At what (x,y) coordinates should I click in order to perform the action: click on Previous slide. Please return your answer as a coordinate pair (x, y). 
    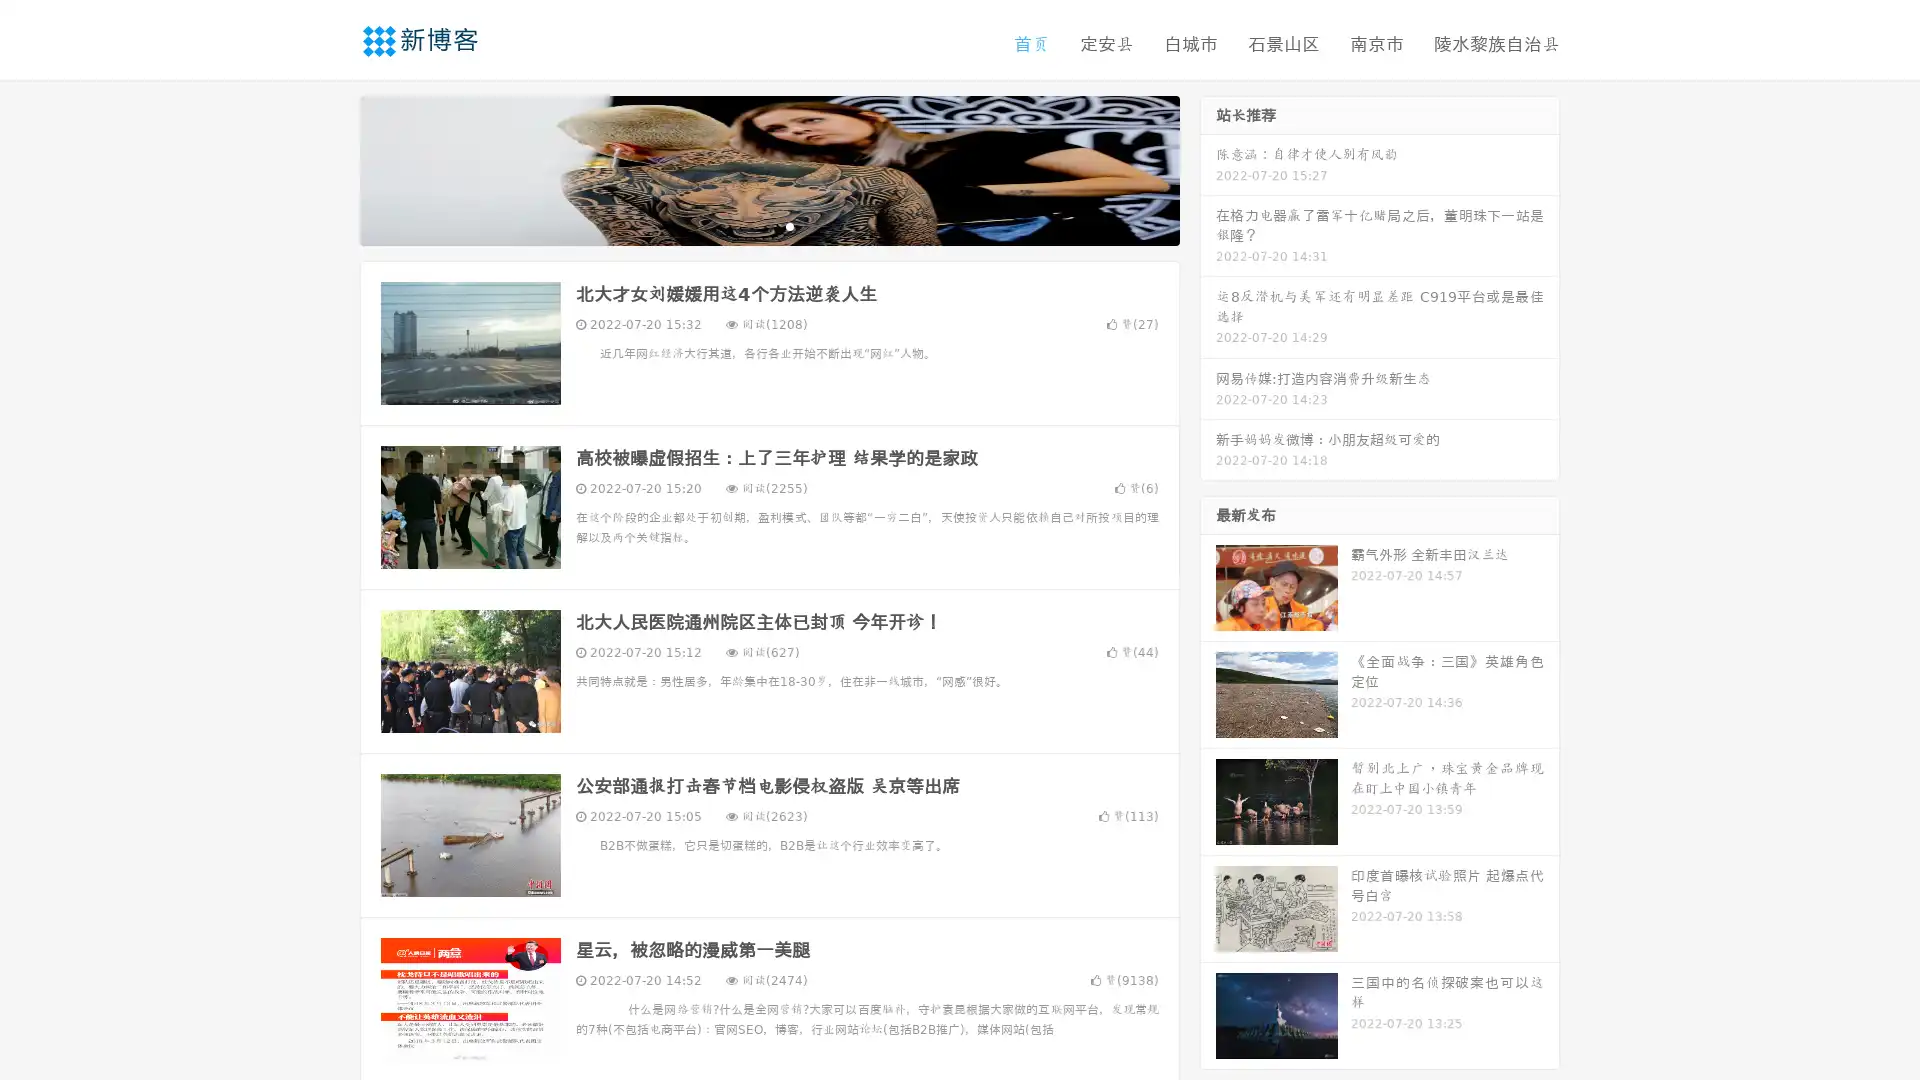
    Looking at the image, I should click on (330, 168).